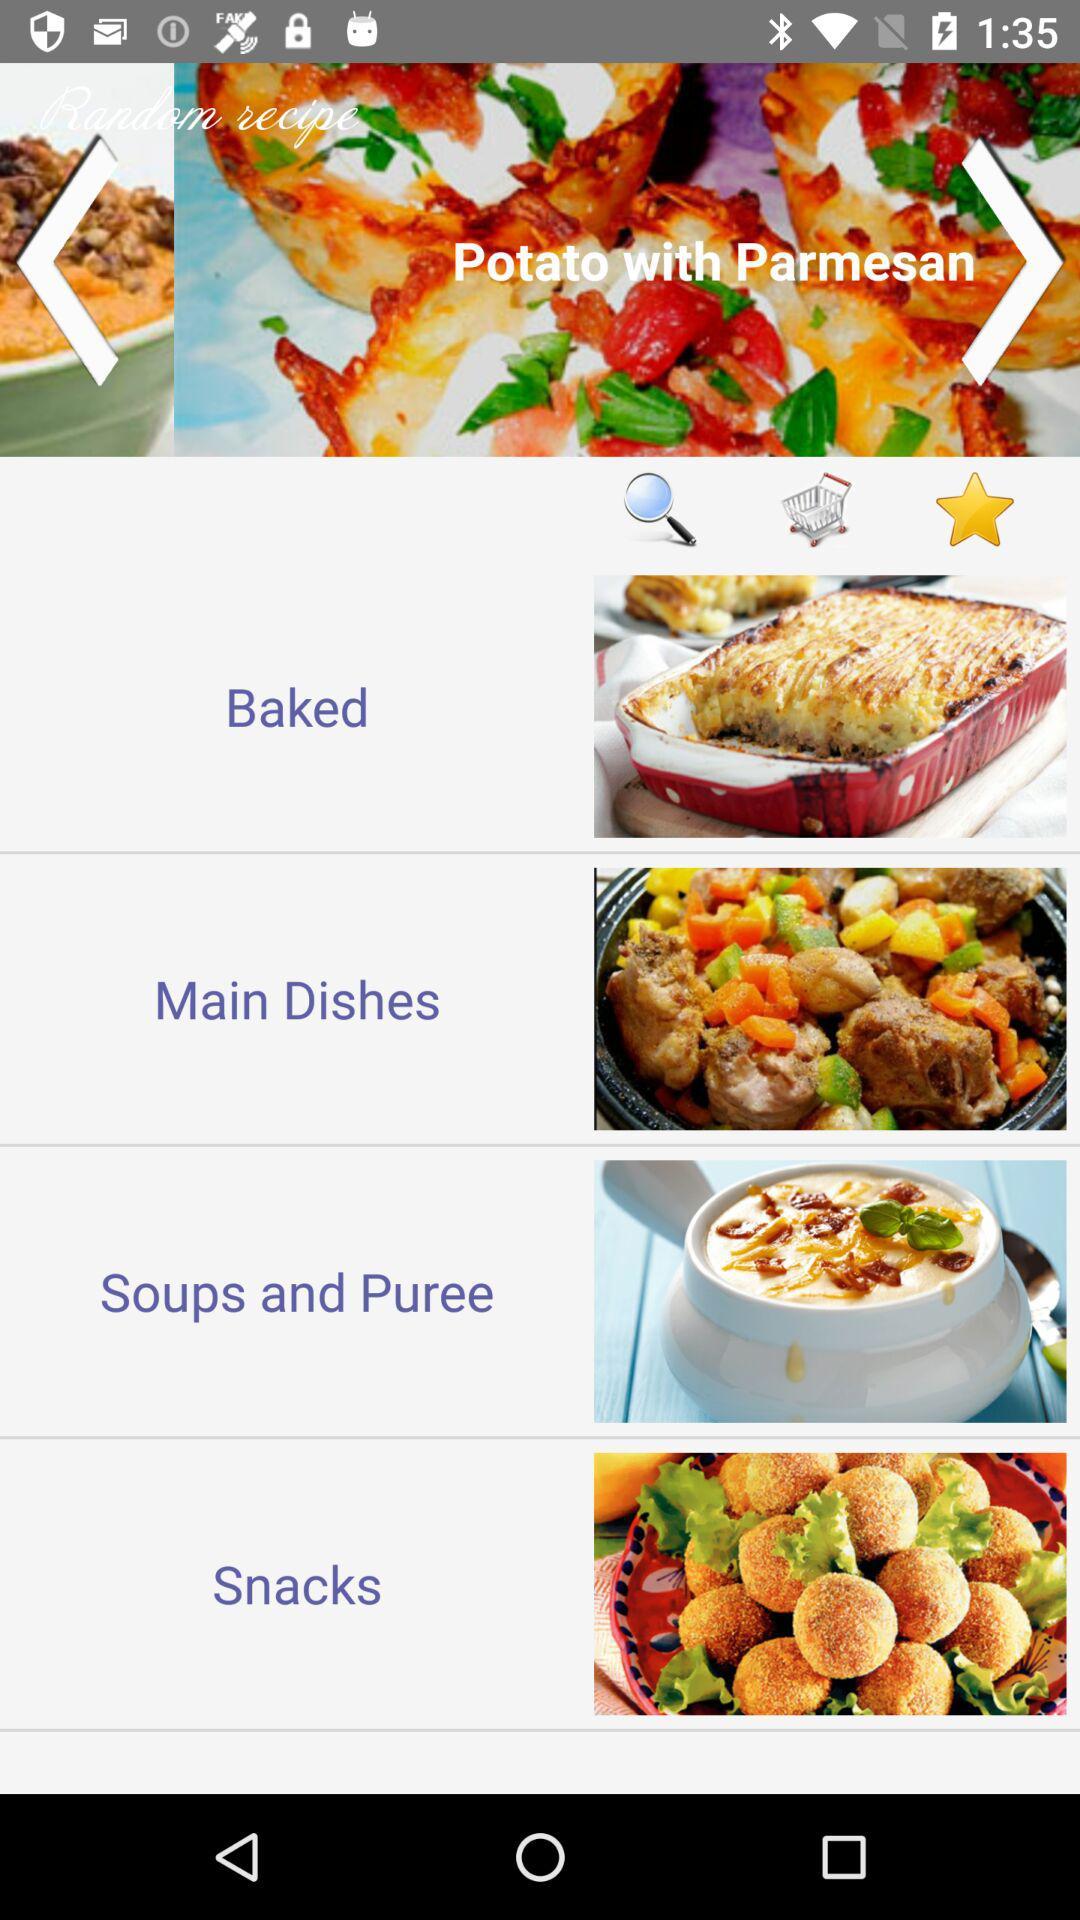 The width and height of the screenshot is (1080, 1920). I want to click on the item next to baked icon, so click(659, 509).